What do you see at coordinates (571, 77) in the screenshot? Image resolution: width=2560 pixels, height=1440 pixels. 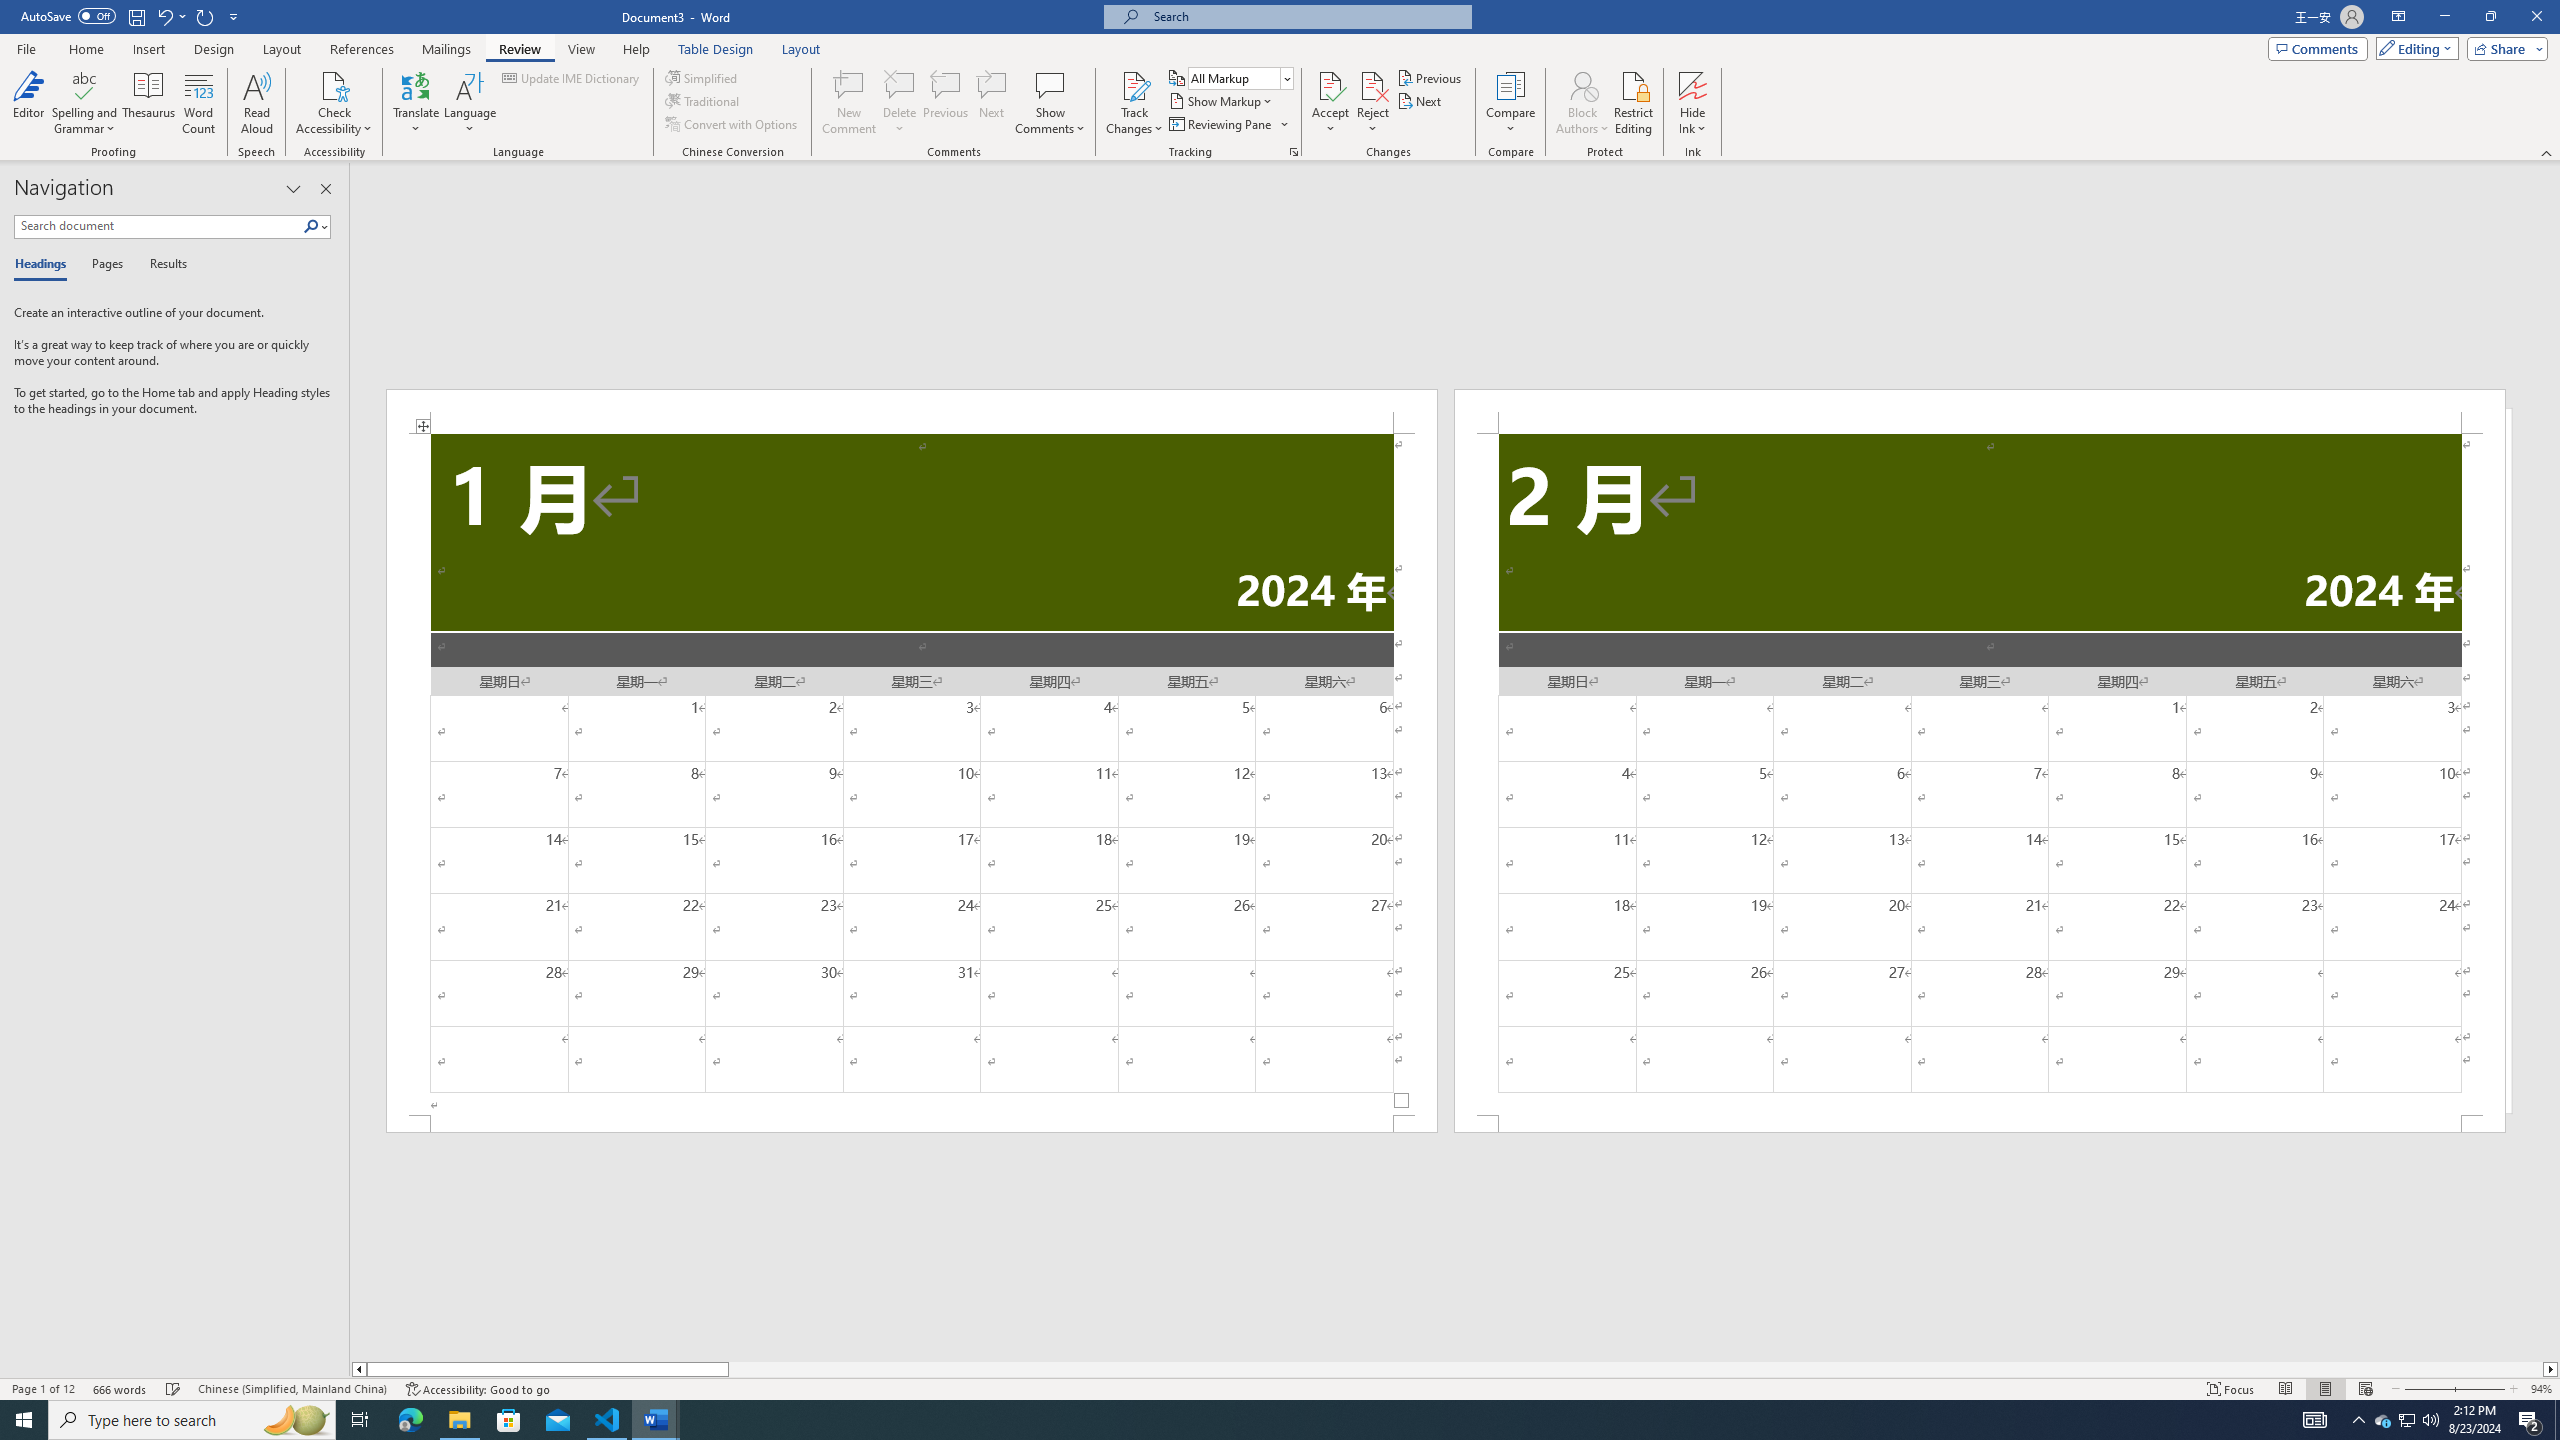 I see `'Update IME Dictionary...'` at bounding box center [571, 77].